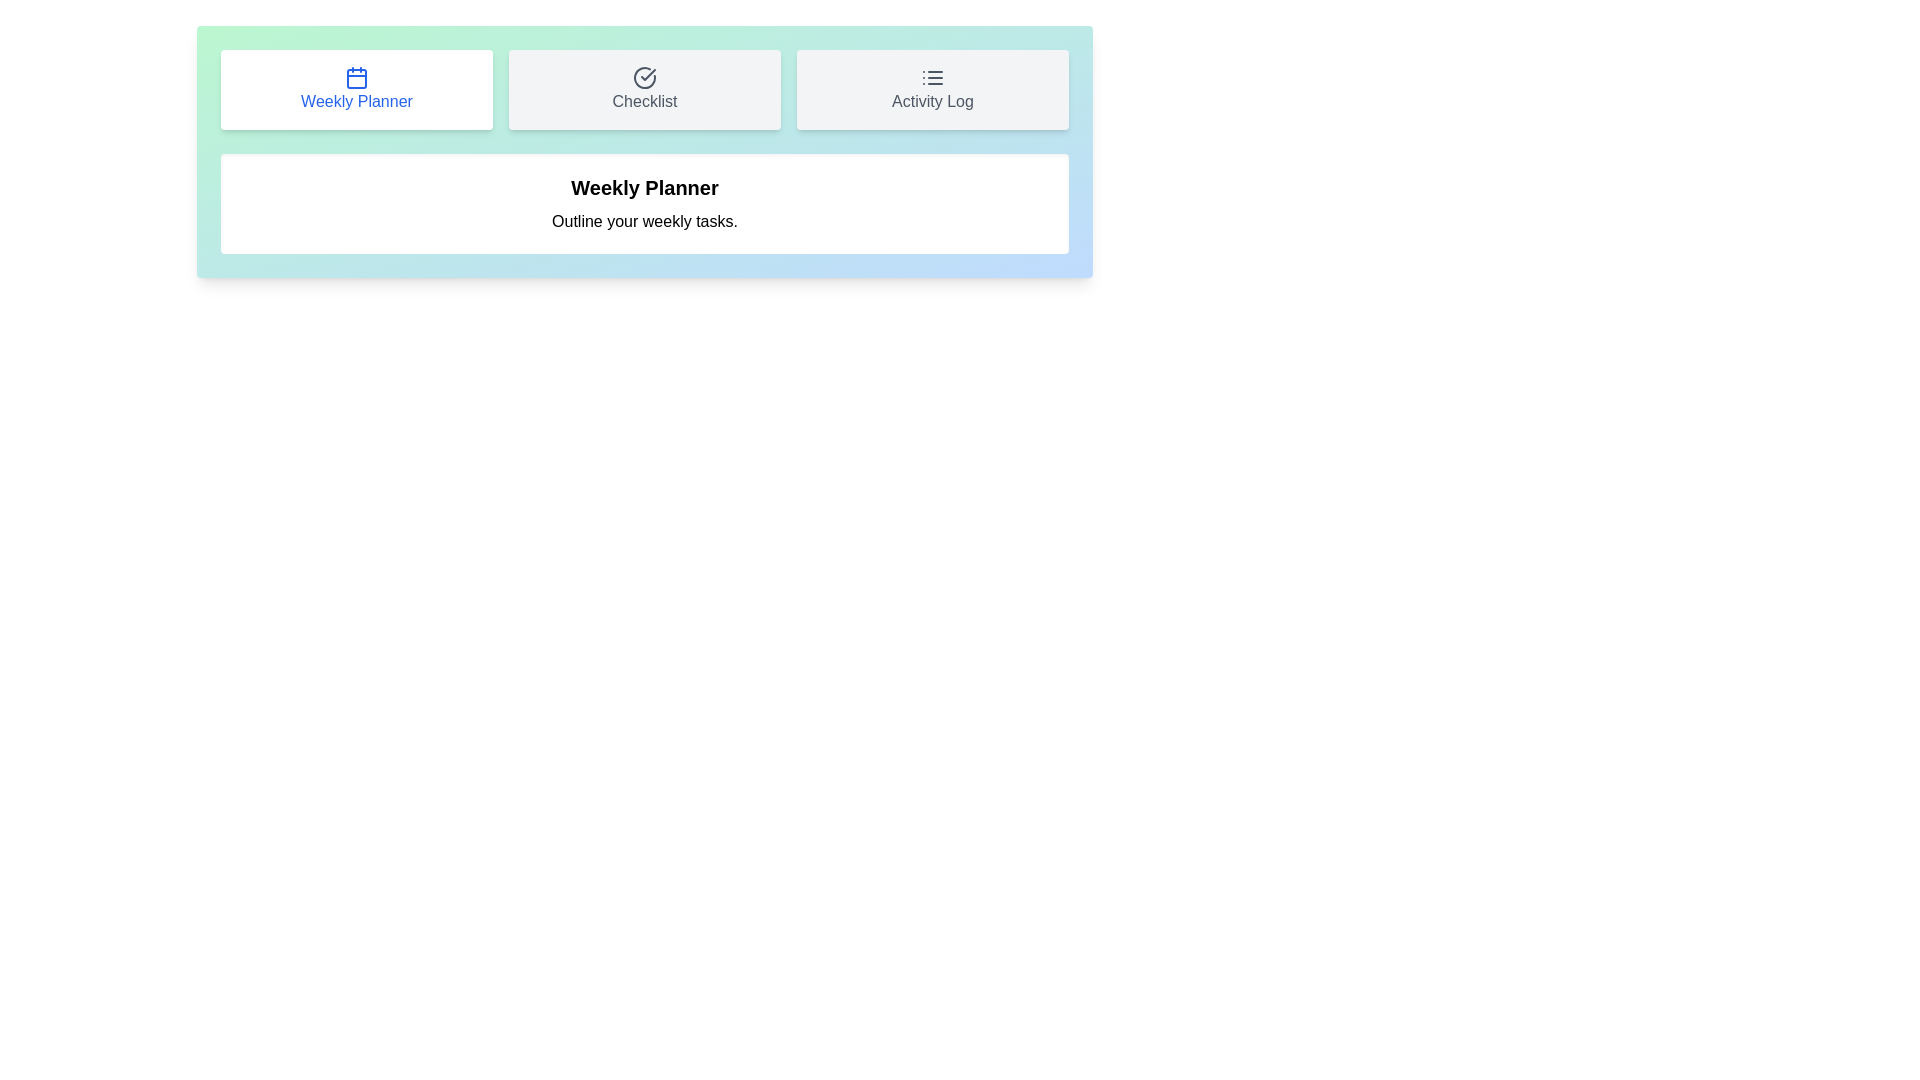  I want to click on the tab button corresponding to Checklist to switch to that tab, so click(644, 88).